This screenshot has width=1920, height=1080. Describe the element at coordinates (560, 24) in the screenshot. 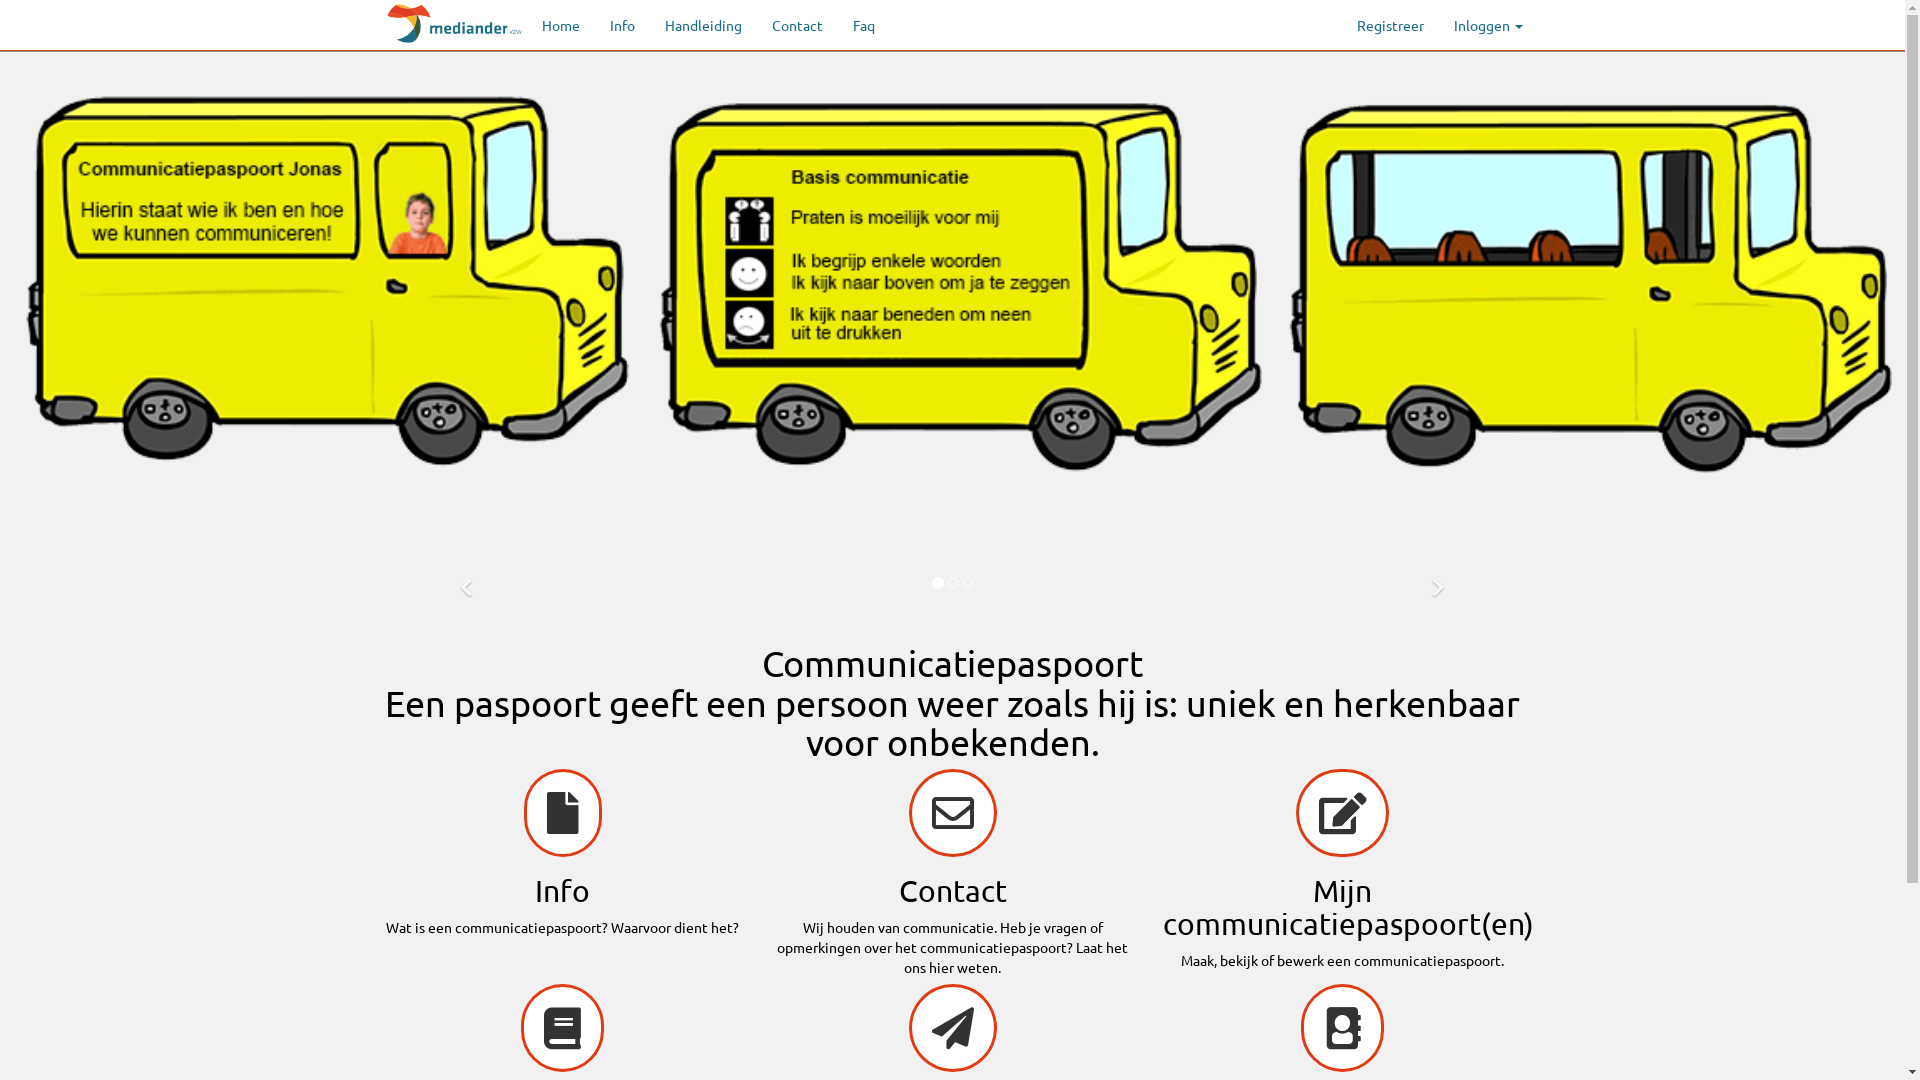

I see `'Home'` at that location.